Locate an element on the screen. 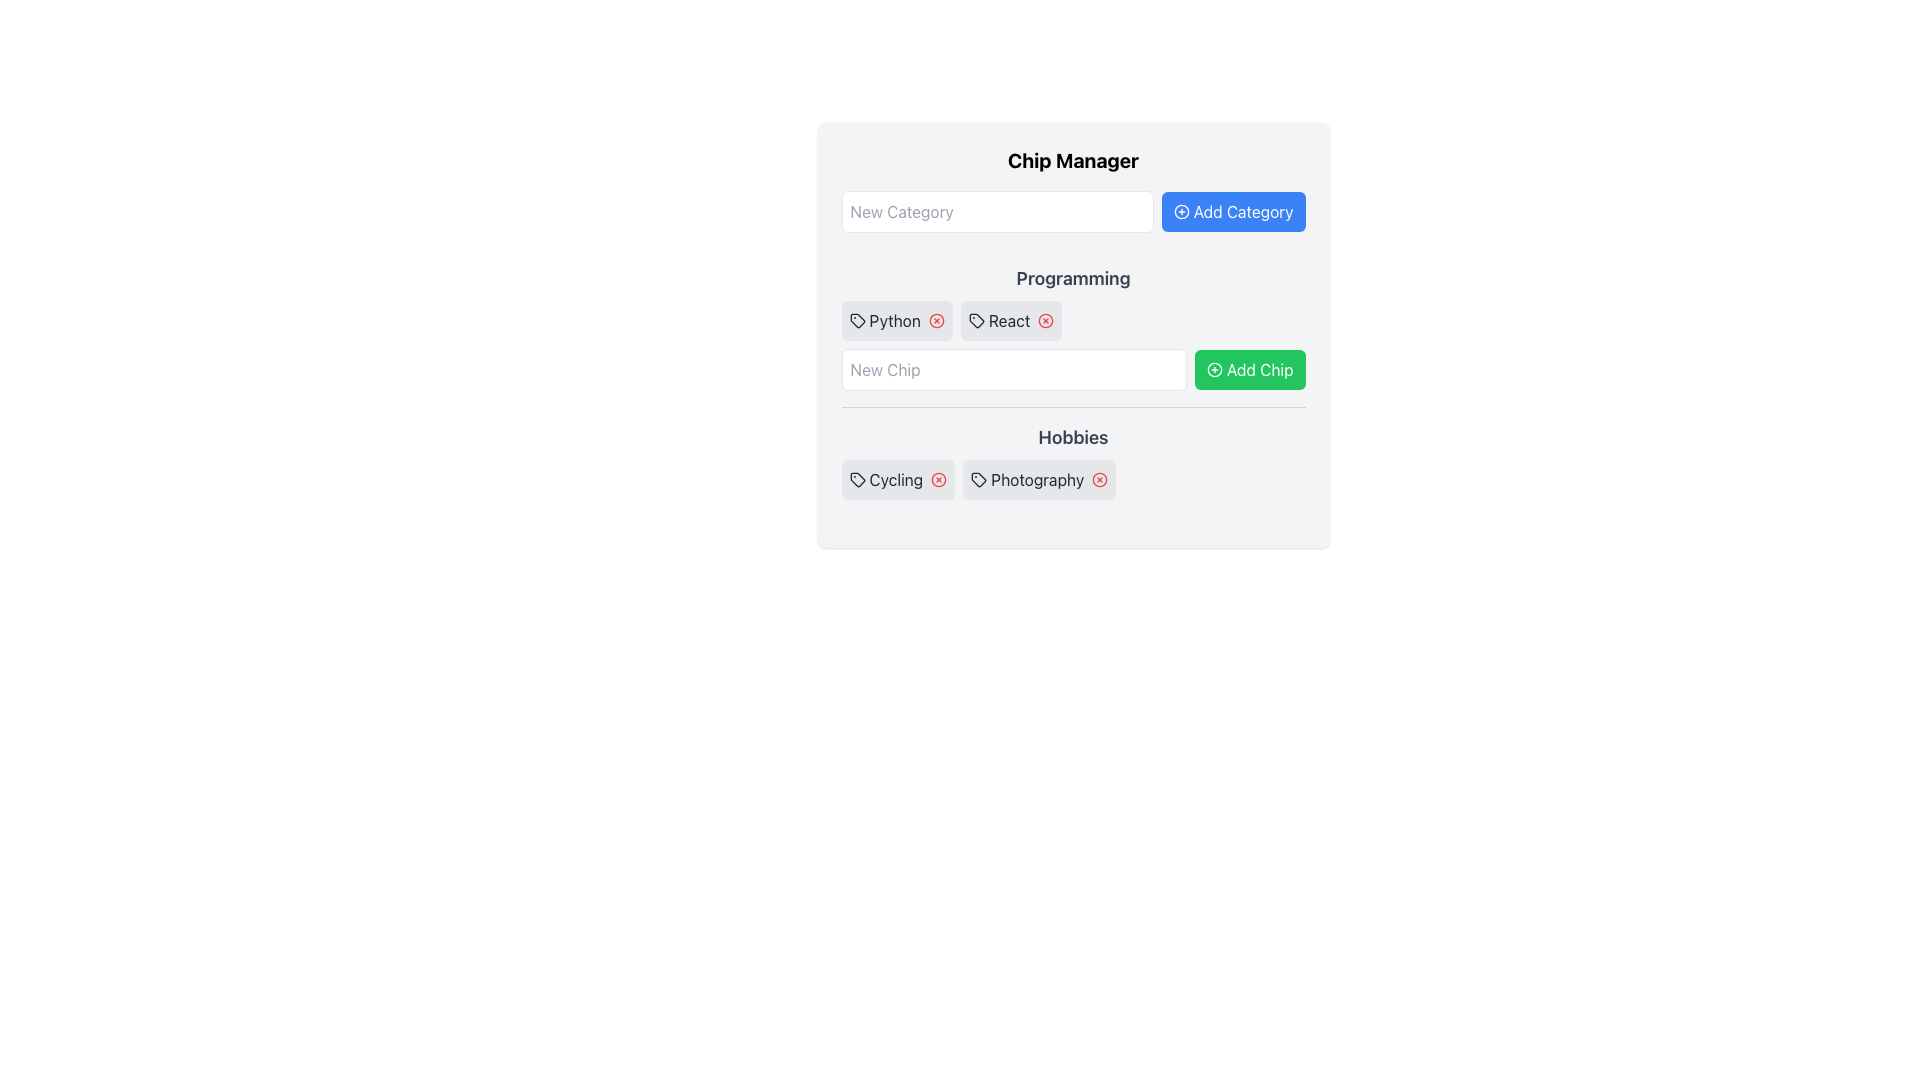  the circular icon button located to the right of the 'Python' chip in the Programming section is located at coordinates (935, 319).